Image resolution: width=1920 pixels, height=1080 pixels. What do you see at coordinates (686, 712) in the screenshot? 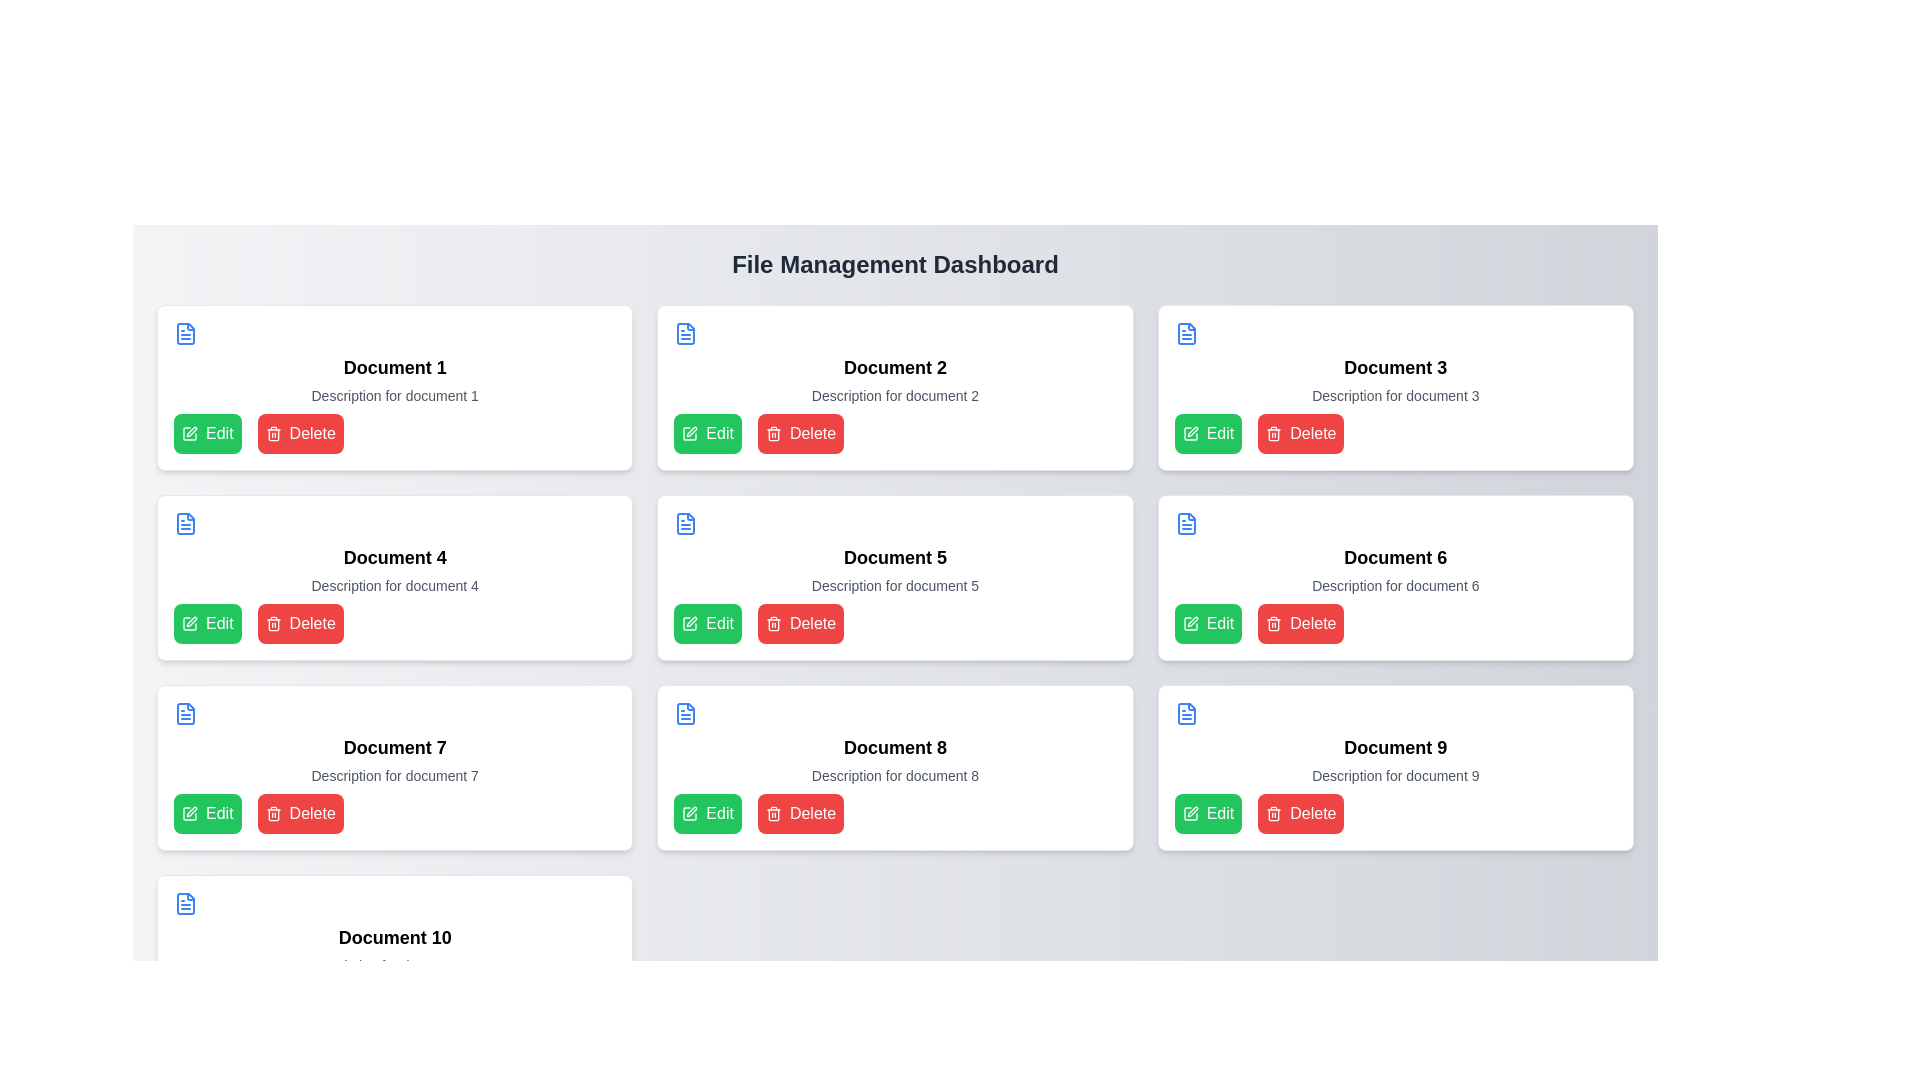
I see `the file icon located in the upper left section of the card labeled 'Document 8', situated slightly above the title and description text` at bounding box center [686, 712].